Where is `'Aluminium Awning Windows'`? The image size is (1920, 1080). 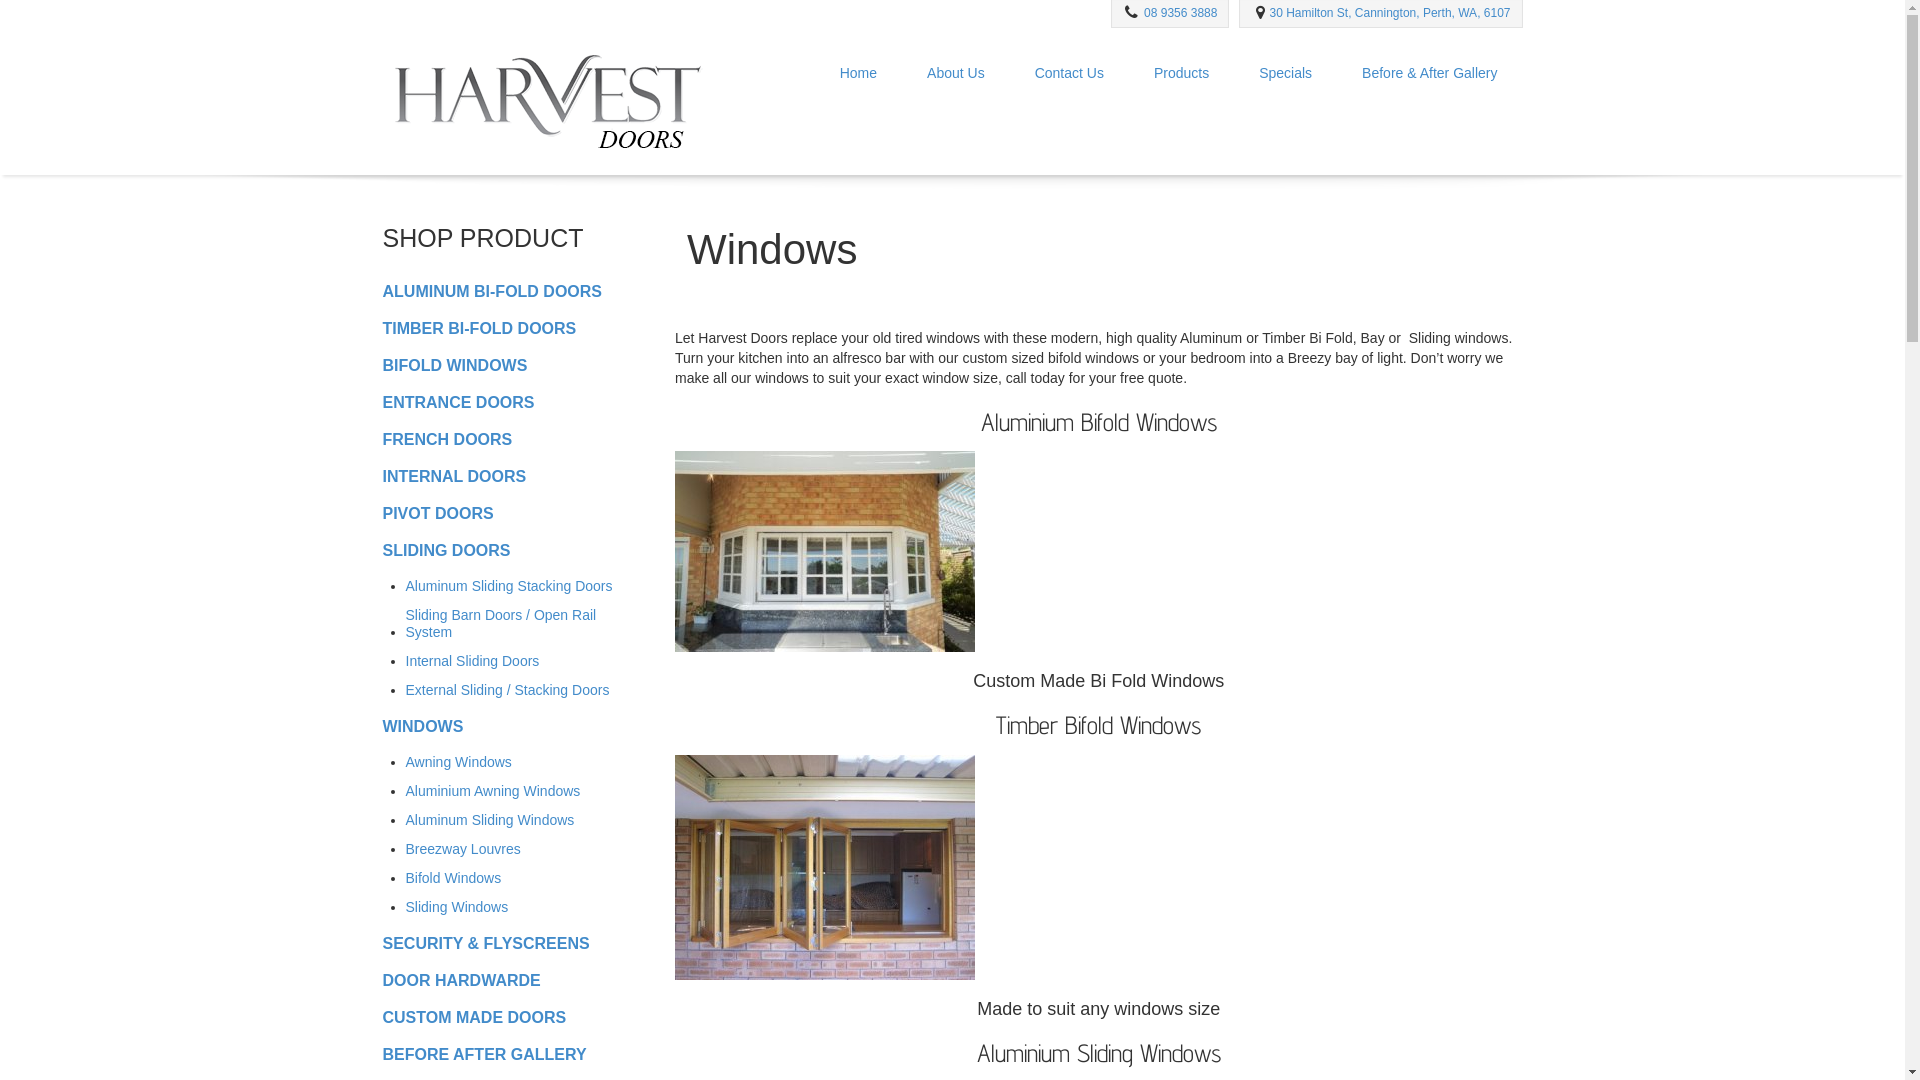
'Aluminium Awning Windows' is located at coordinates (493, 789).